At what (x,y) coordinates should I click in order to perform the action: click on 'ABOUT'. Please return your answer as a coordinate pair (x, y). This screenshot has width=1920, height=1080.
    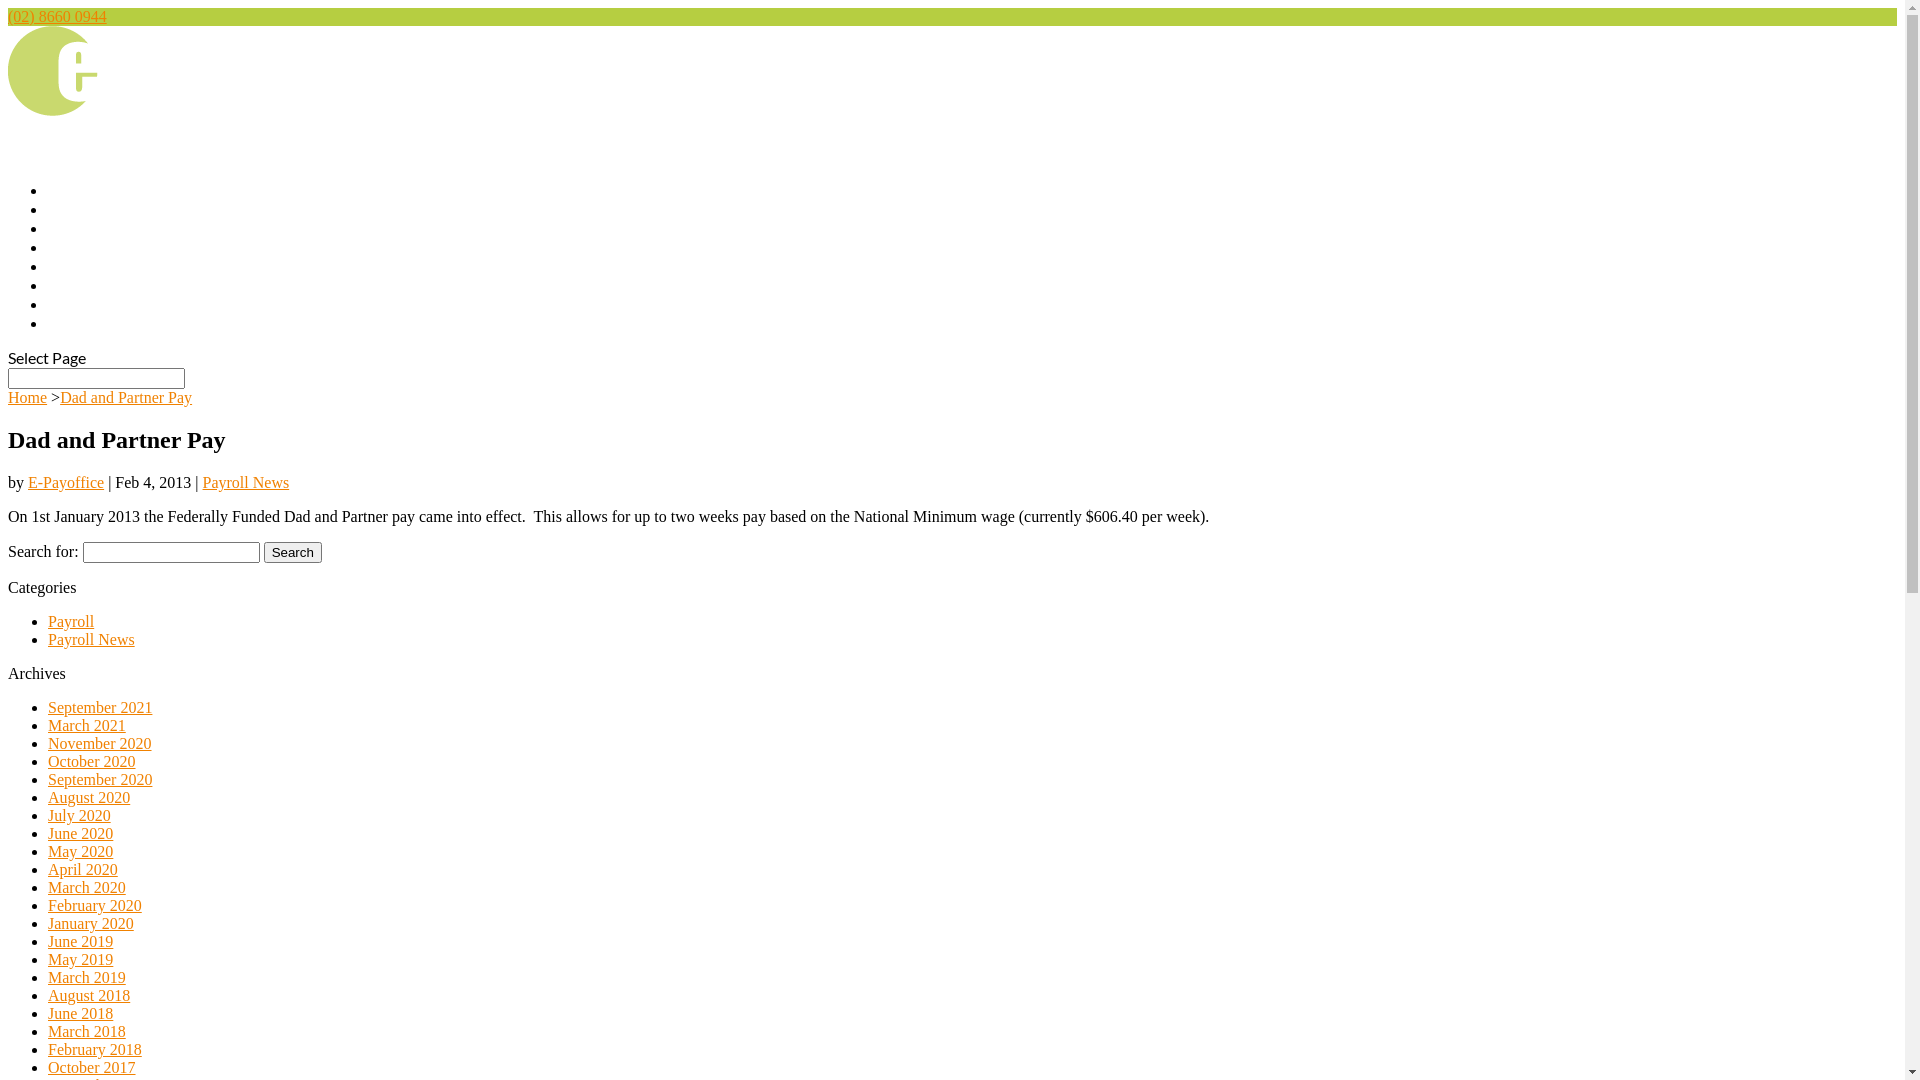
    Looking at the image, I should click on (75, 230).